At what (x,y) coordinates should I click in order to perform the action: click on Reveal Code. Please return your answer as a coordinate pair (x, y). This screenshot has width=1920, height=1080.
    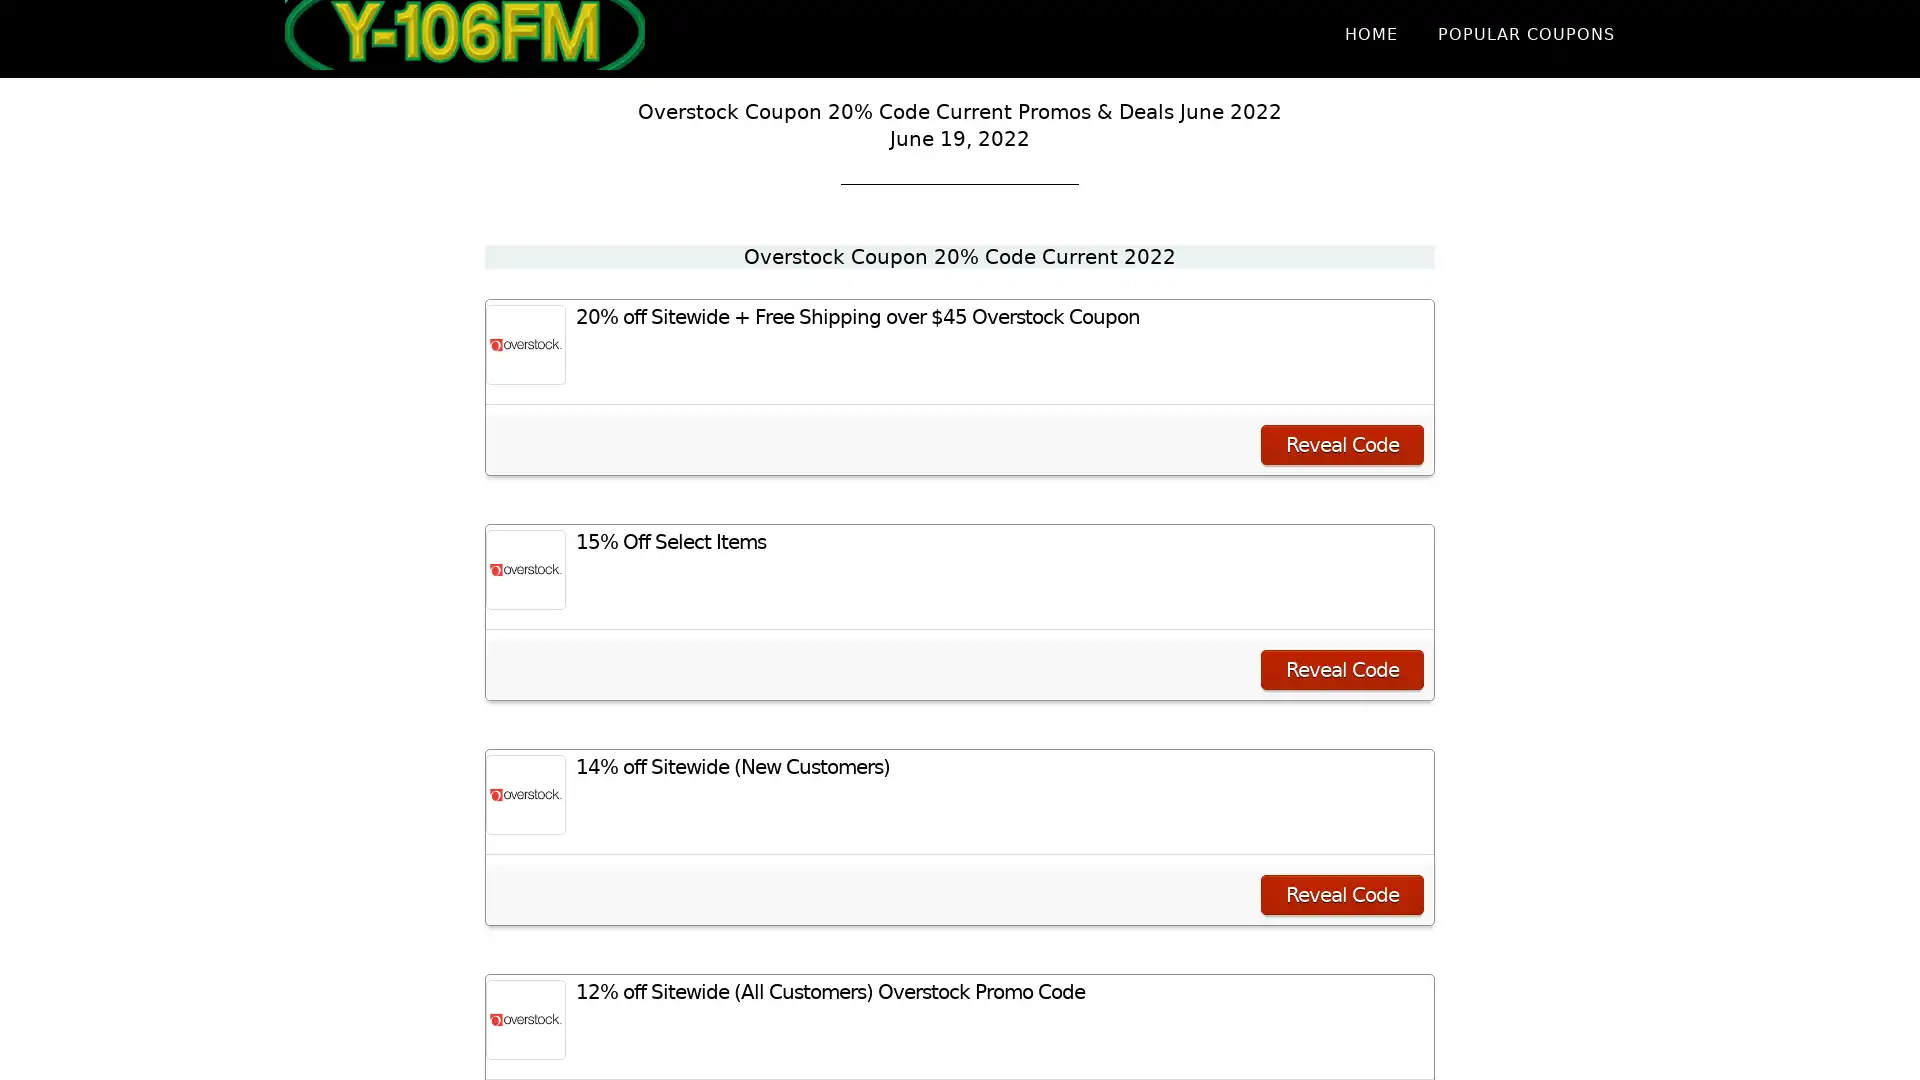
    Looking at the image, I should click on (1342, 893).